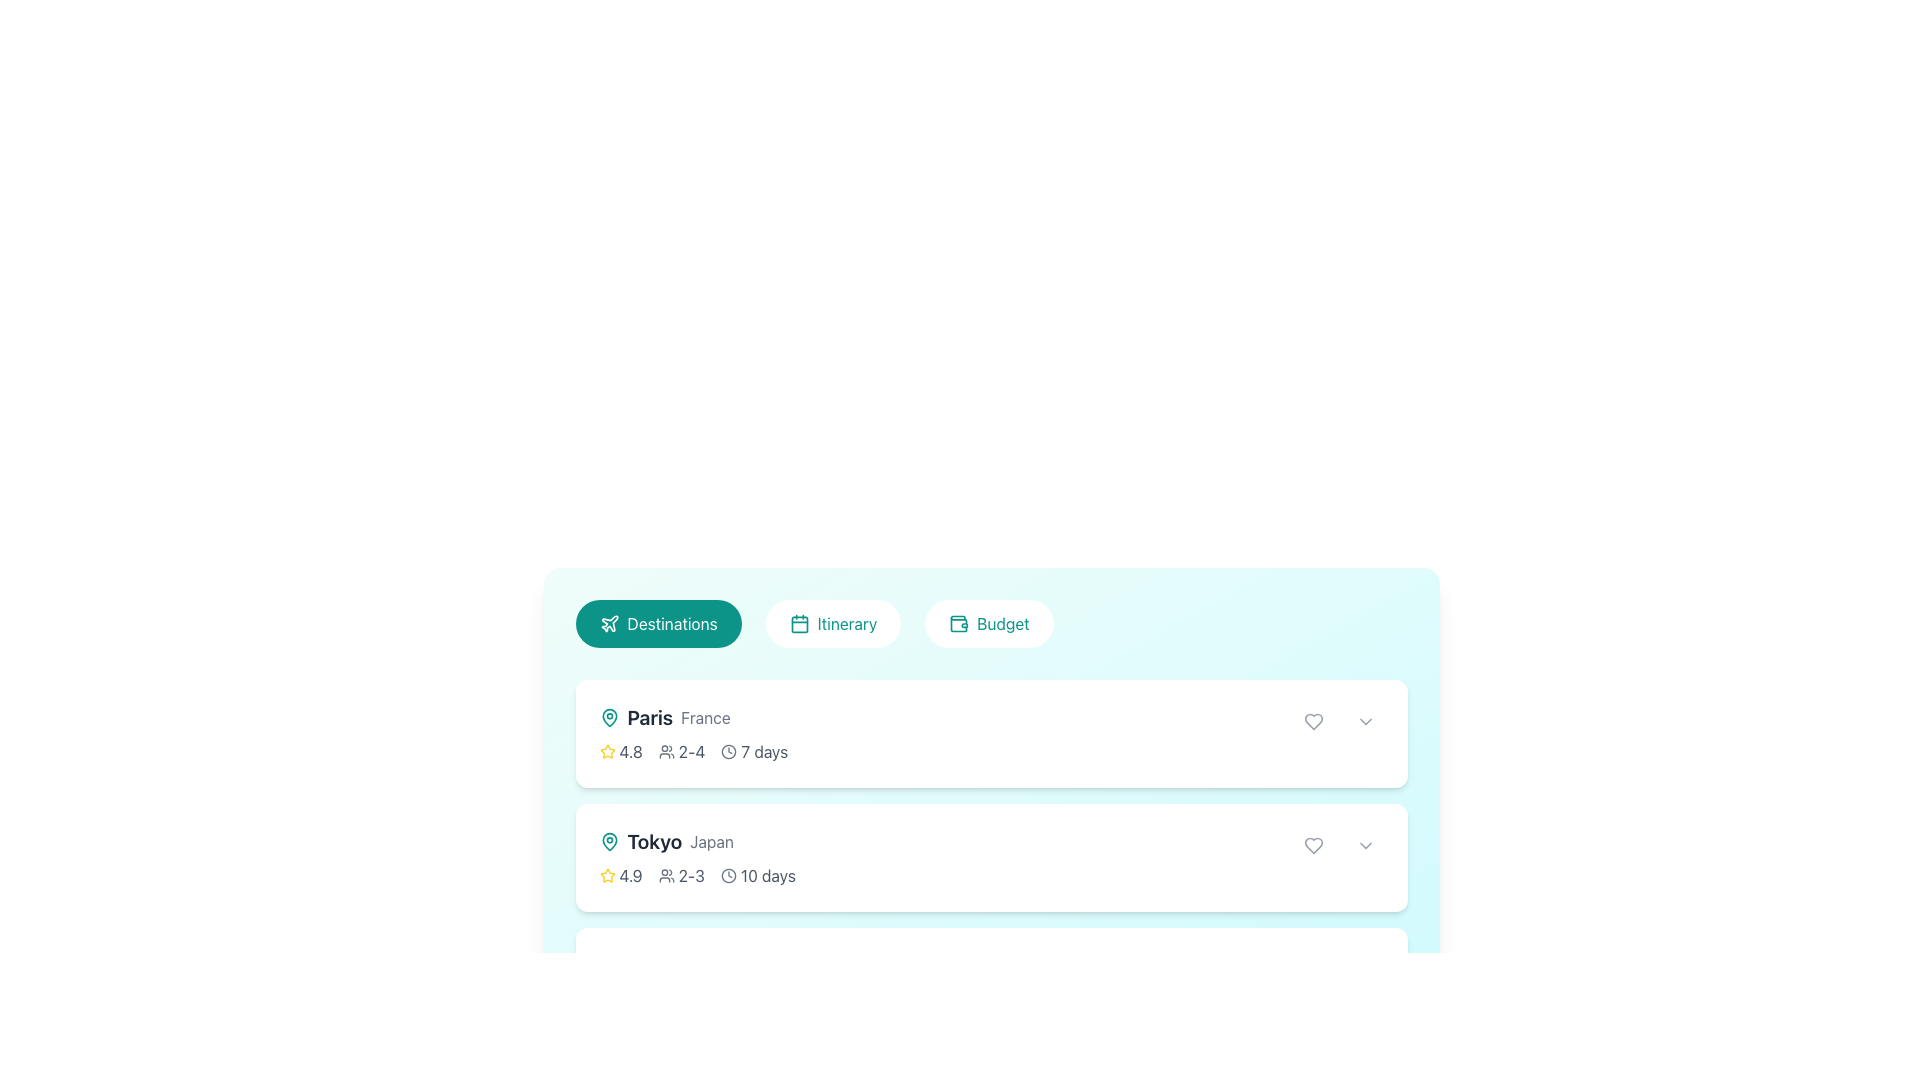 The image size is (1920, 1080). I want to click on the text display element showing the title 'Paris' and the subtitle 'France', which is the first item in a vertically arranged list of destinations, so click(693, 716).